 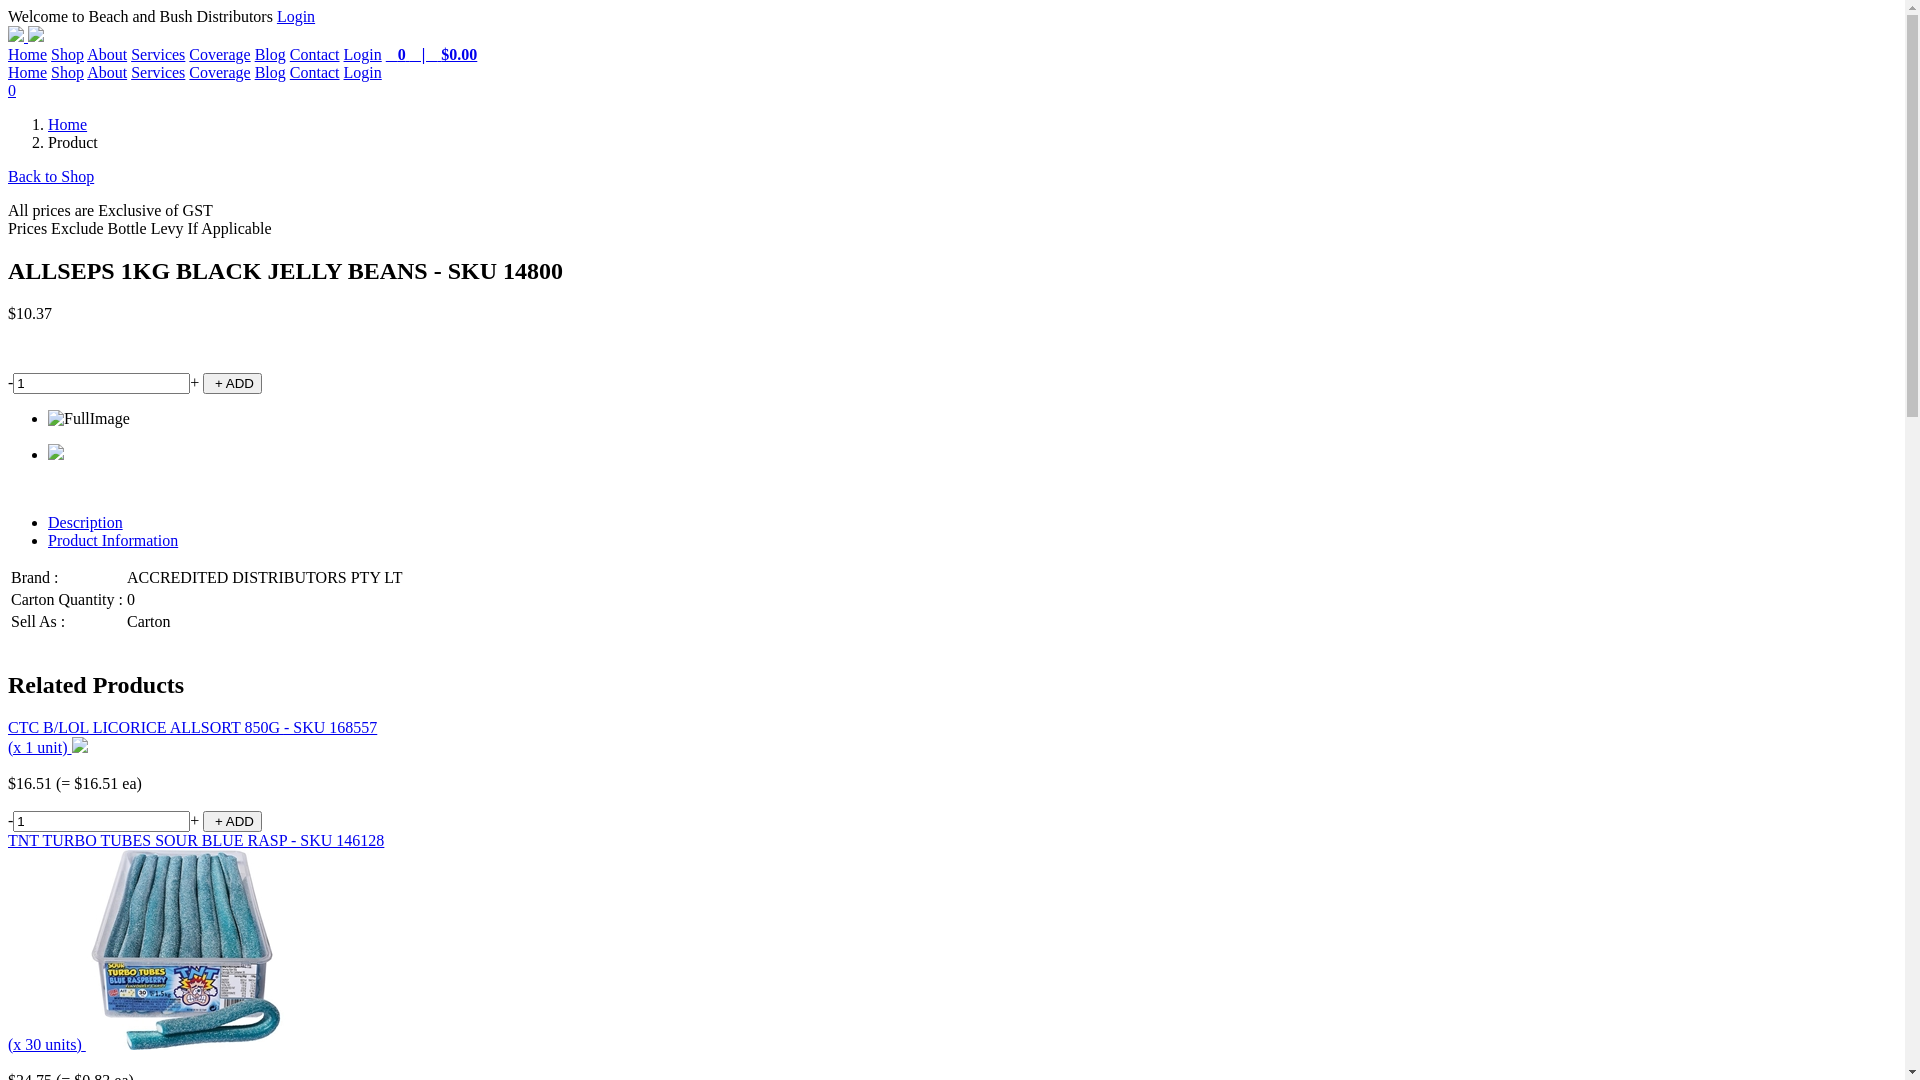 What do you see at coordinates (431, 53) in the screenshot?
I see `'   0    |    $0.00'` at bounding box center [431, 53].